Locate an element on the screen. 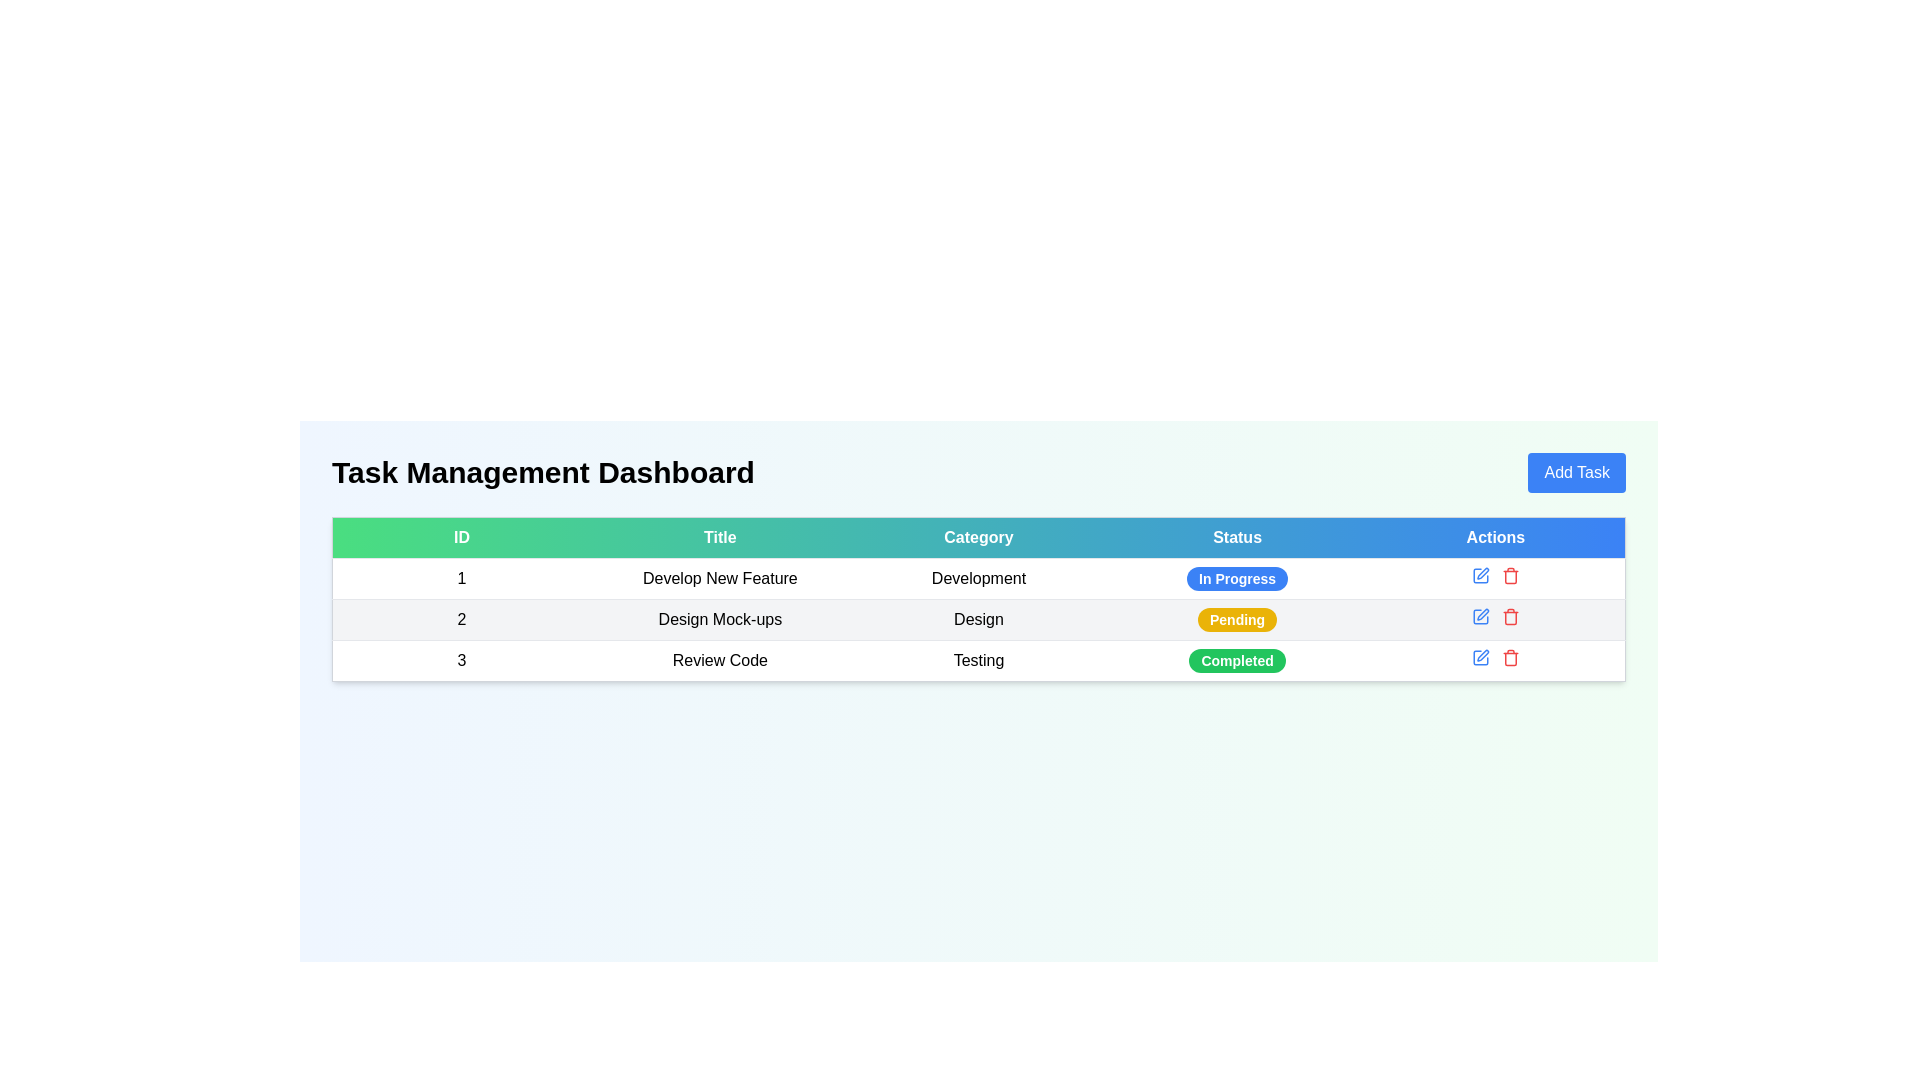  the text element labeled 'Design' which is bold and black, located in the second row of the table within the 'Category' column is located at coordinates (979, 619).